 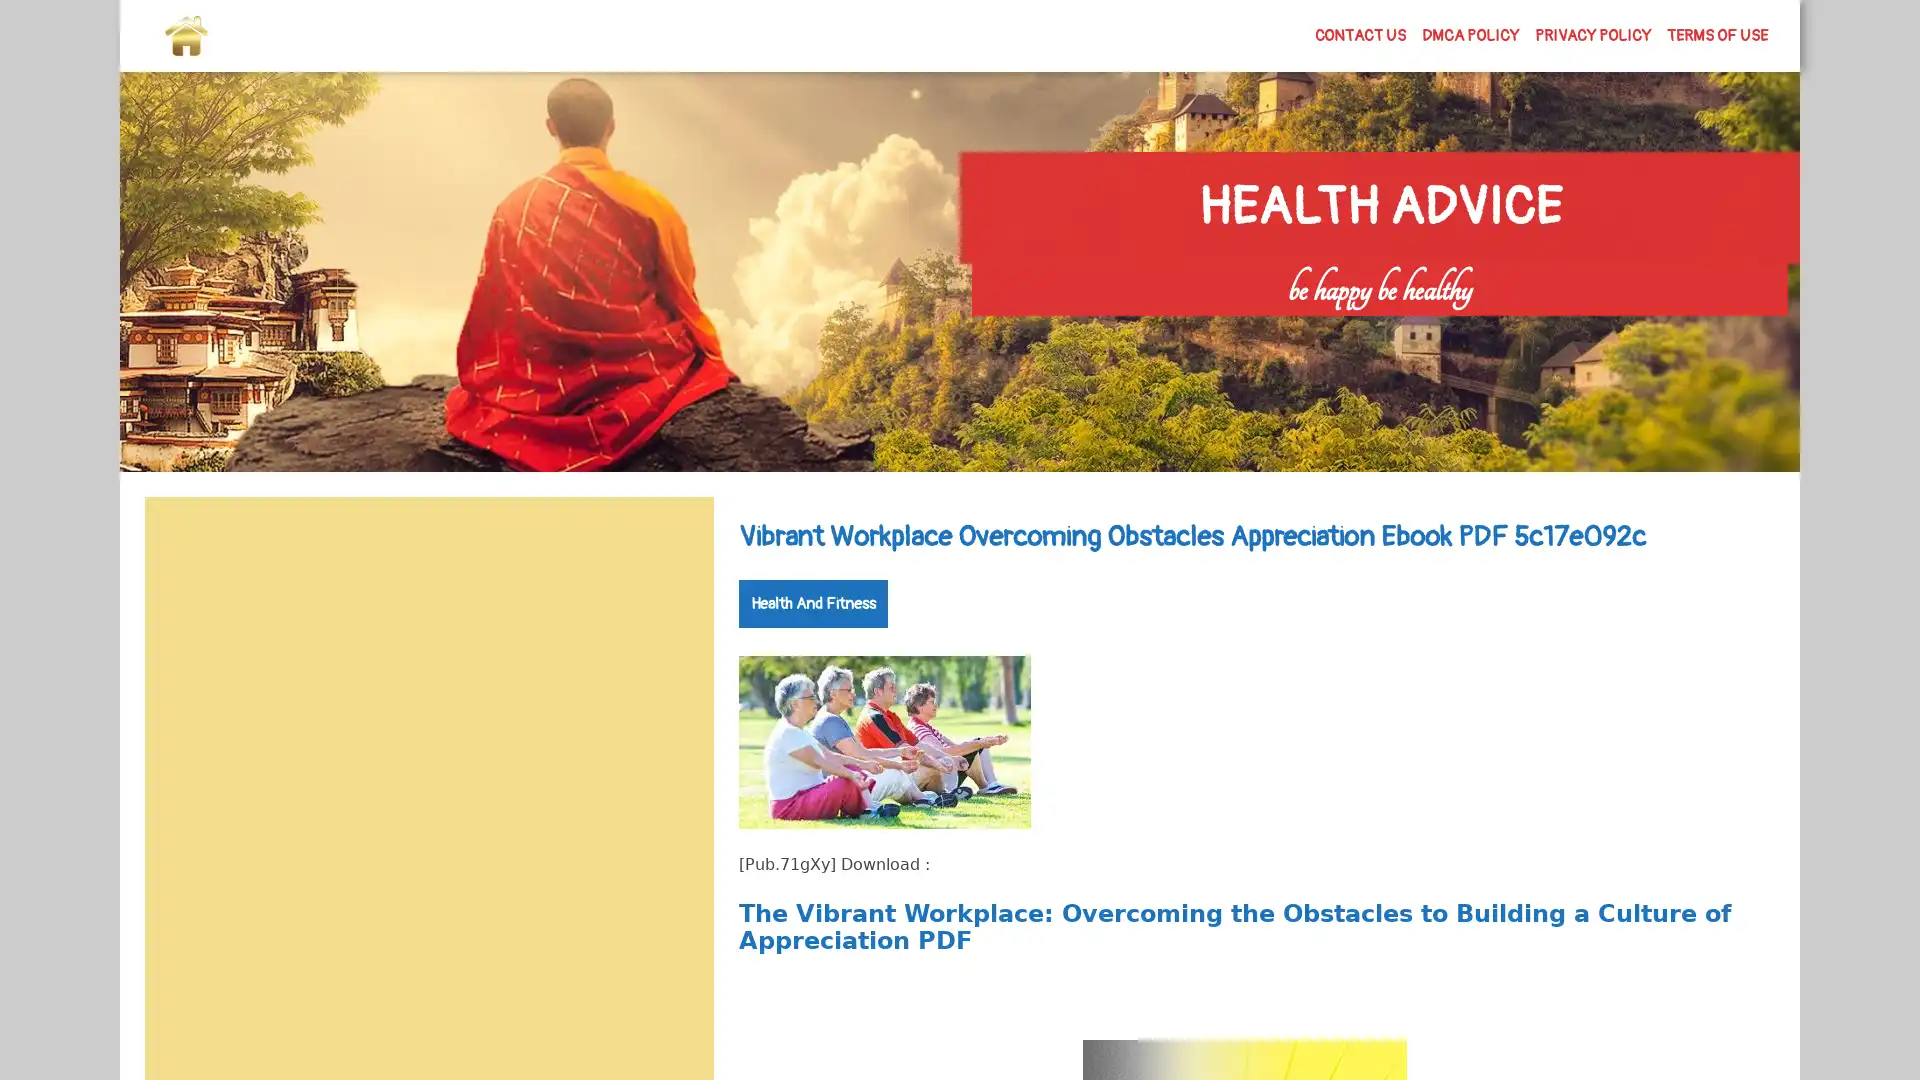 What do you see at coordinates (667, 545) in the screenshot?
I see `Search` at bounding box center [667, 545].